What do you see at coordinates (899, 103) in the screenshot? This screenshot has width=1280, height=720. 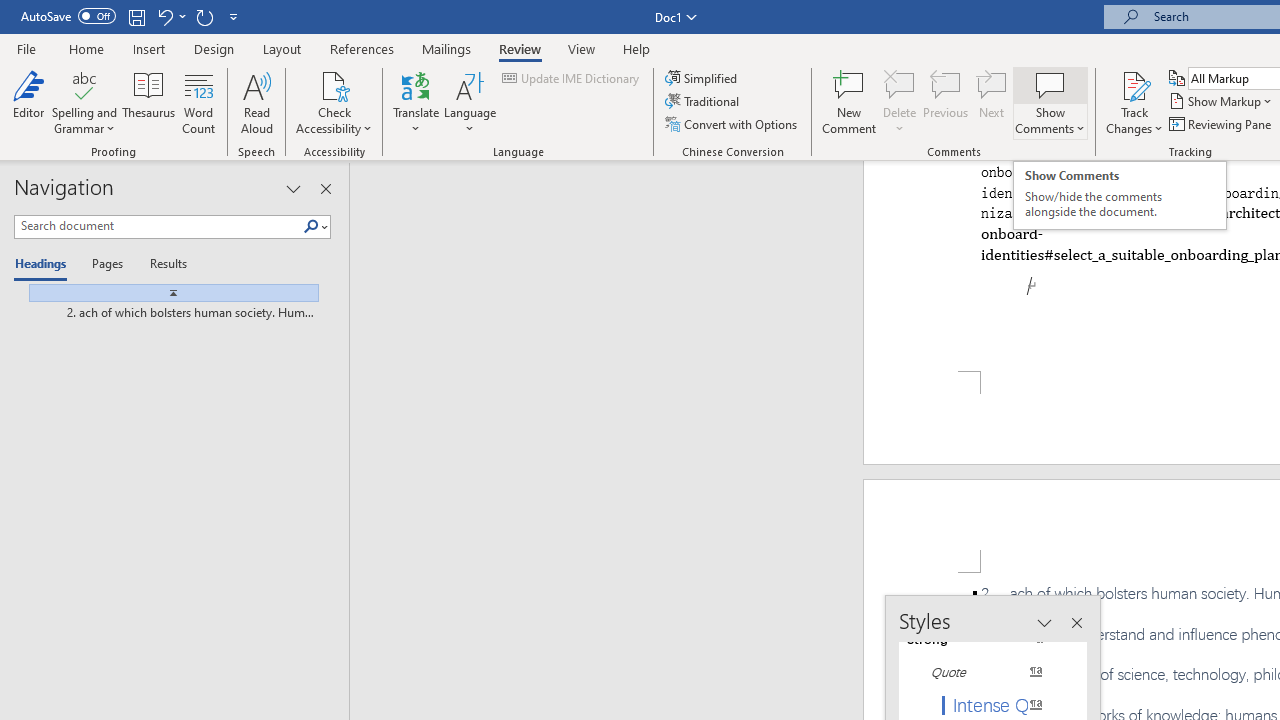 I see `'Delete'` at bounding box center [899, 103].